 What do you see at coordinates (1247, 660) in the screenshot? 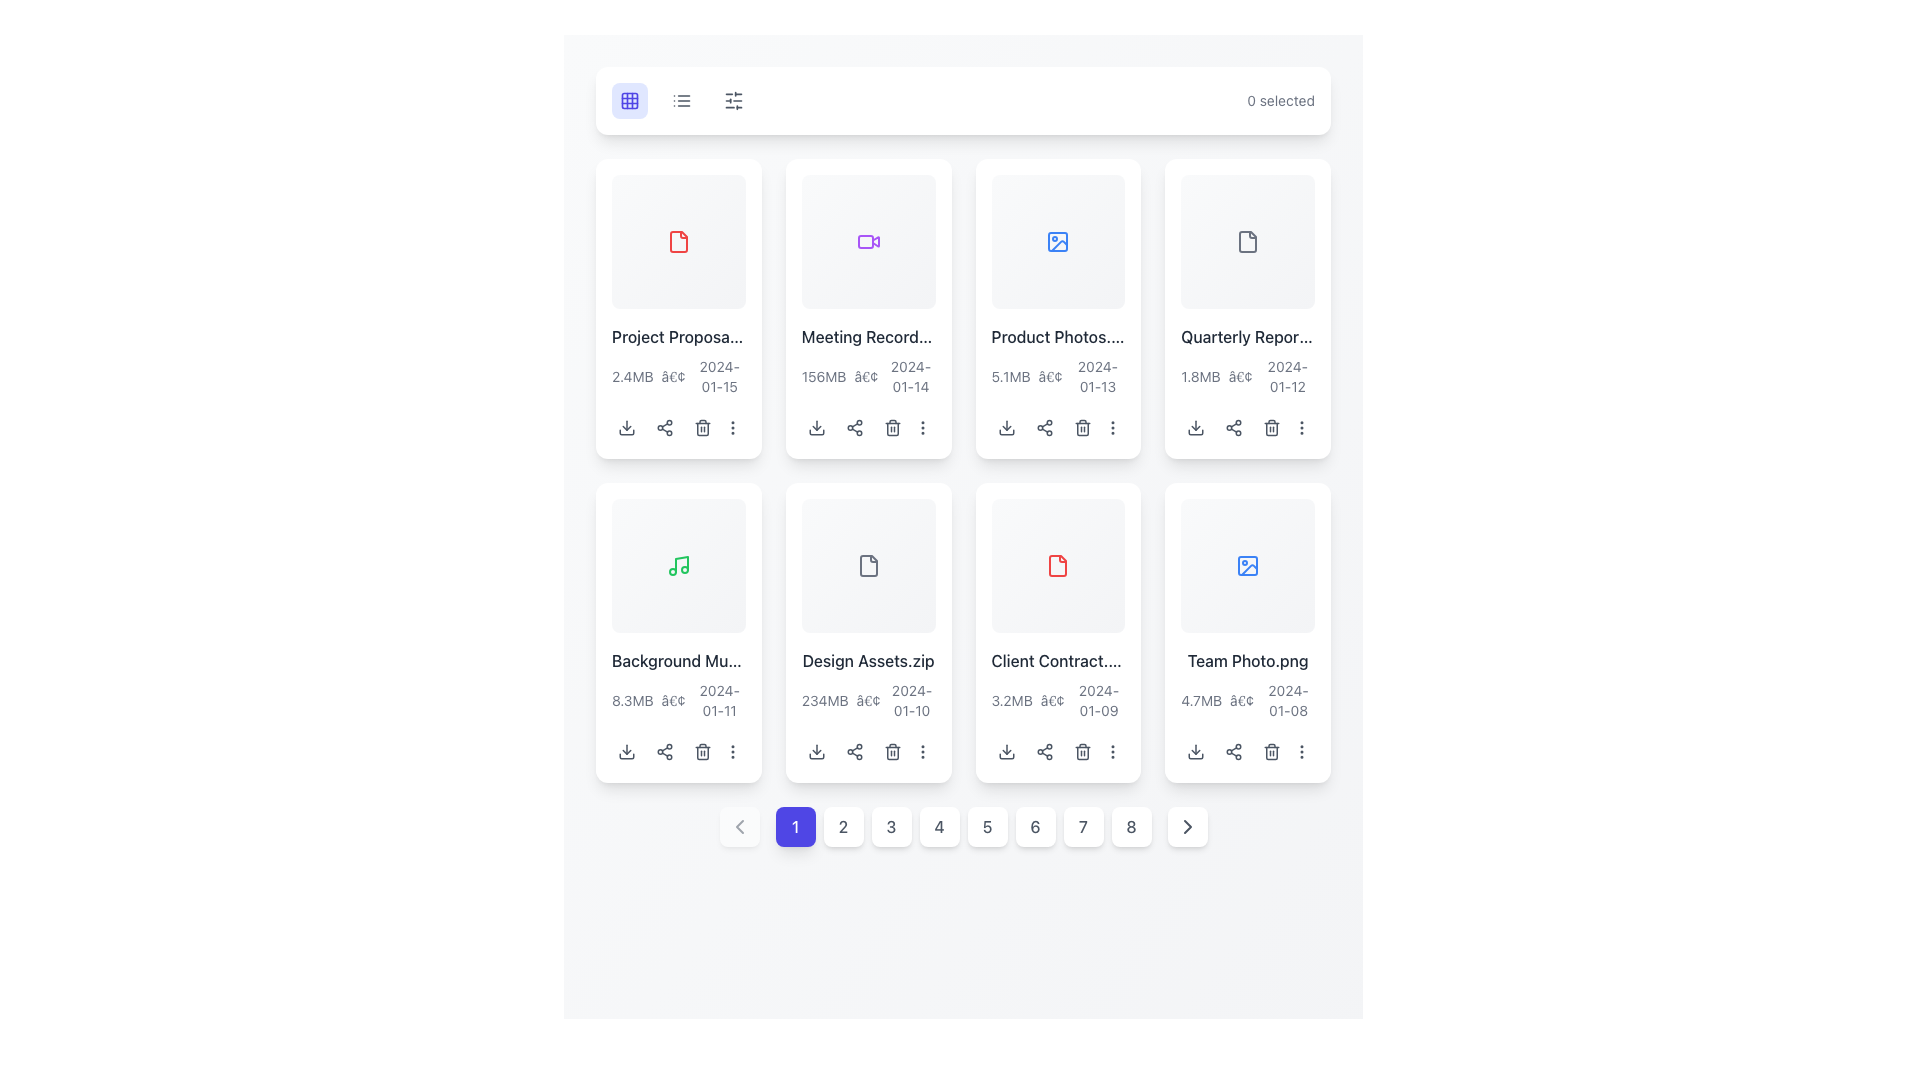
I see `the text label displaying 'Team Photo.png', which is styled with medium font weight and dark gray color, located near the bottom of a card in the second row and last column of the grid layout` at bounding box center [1247, 660].